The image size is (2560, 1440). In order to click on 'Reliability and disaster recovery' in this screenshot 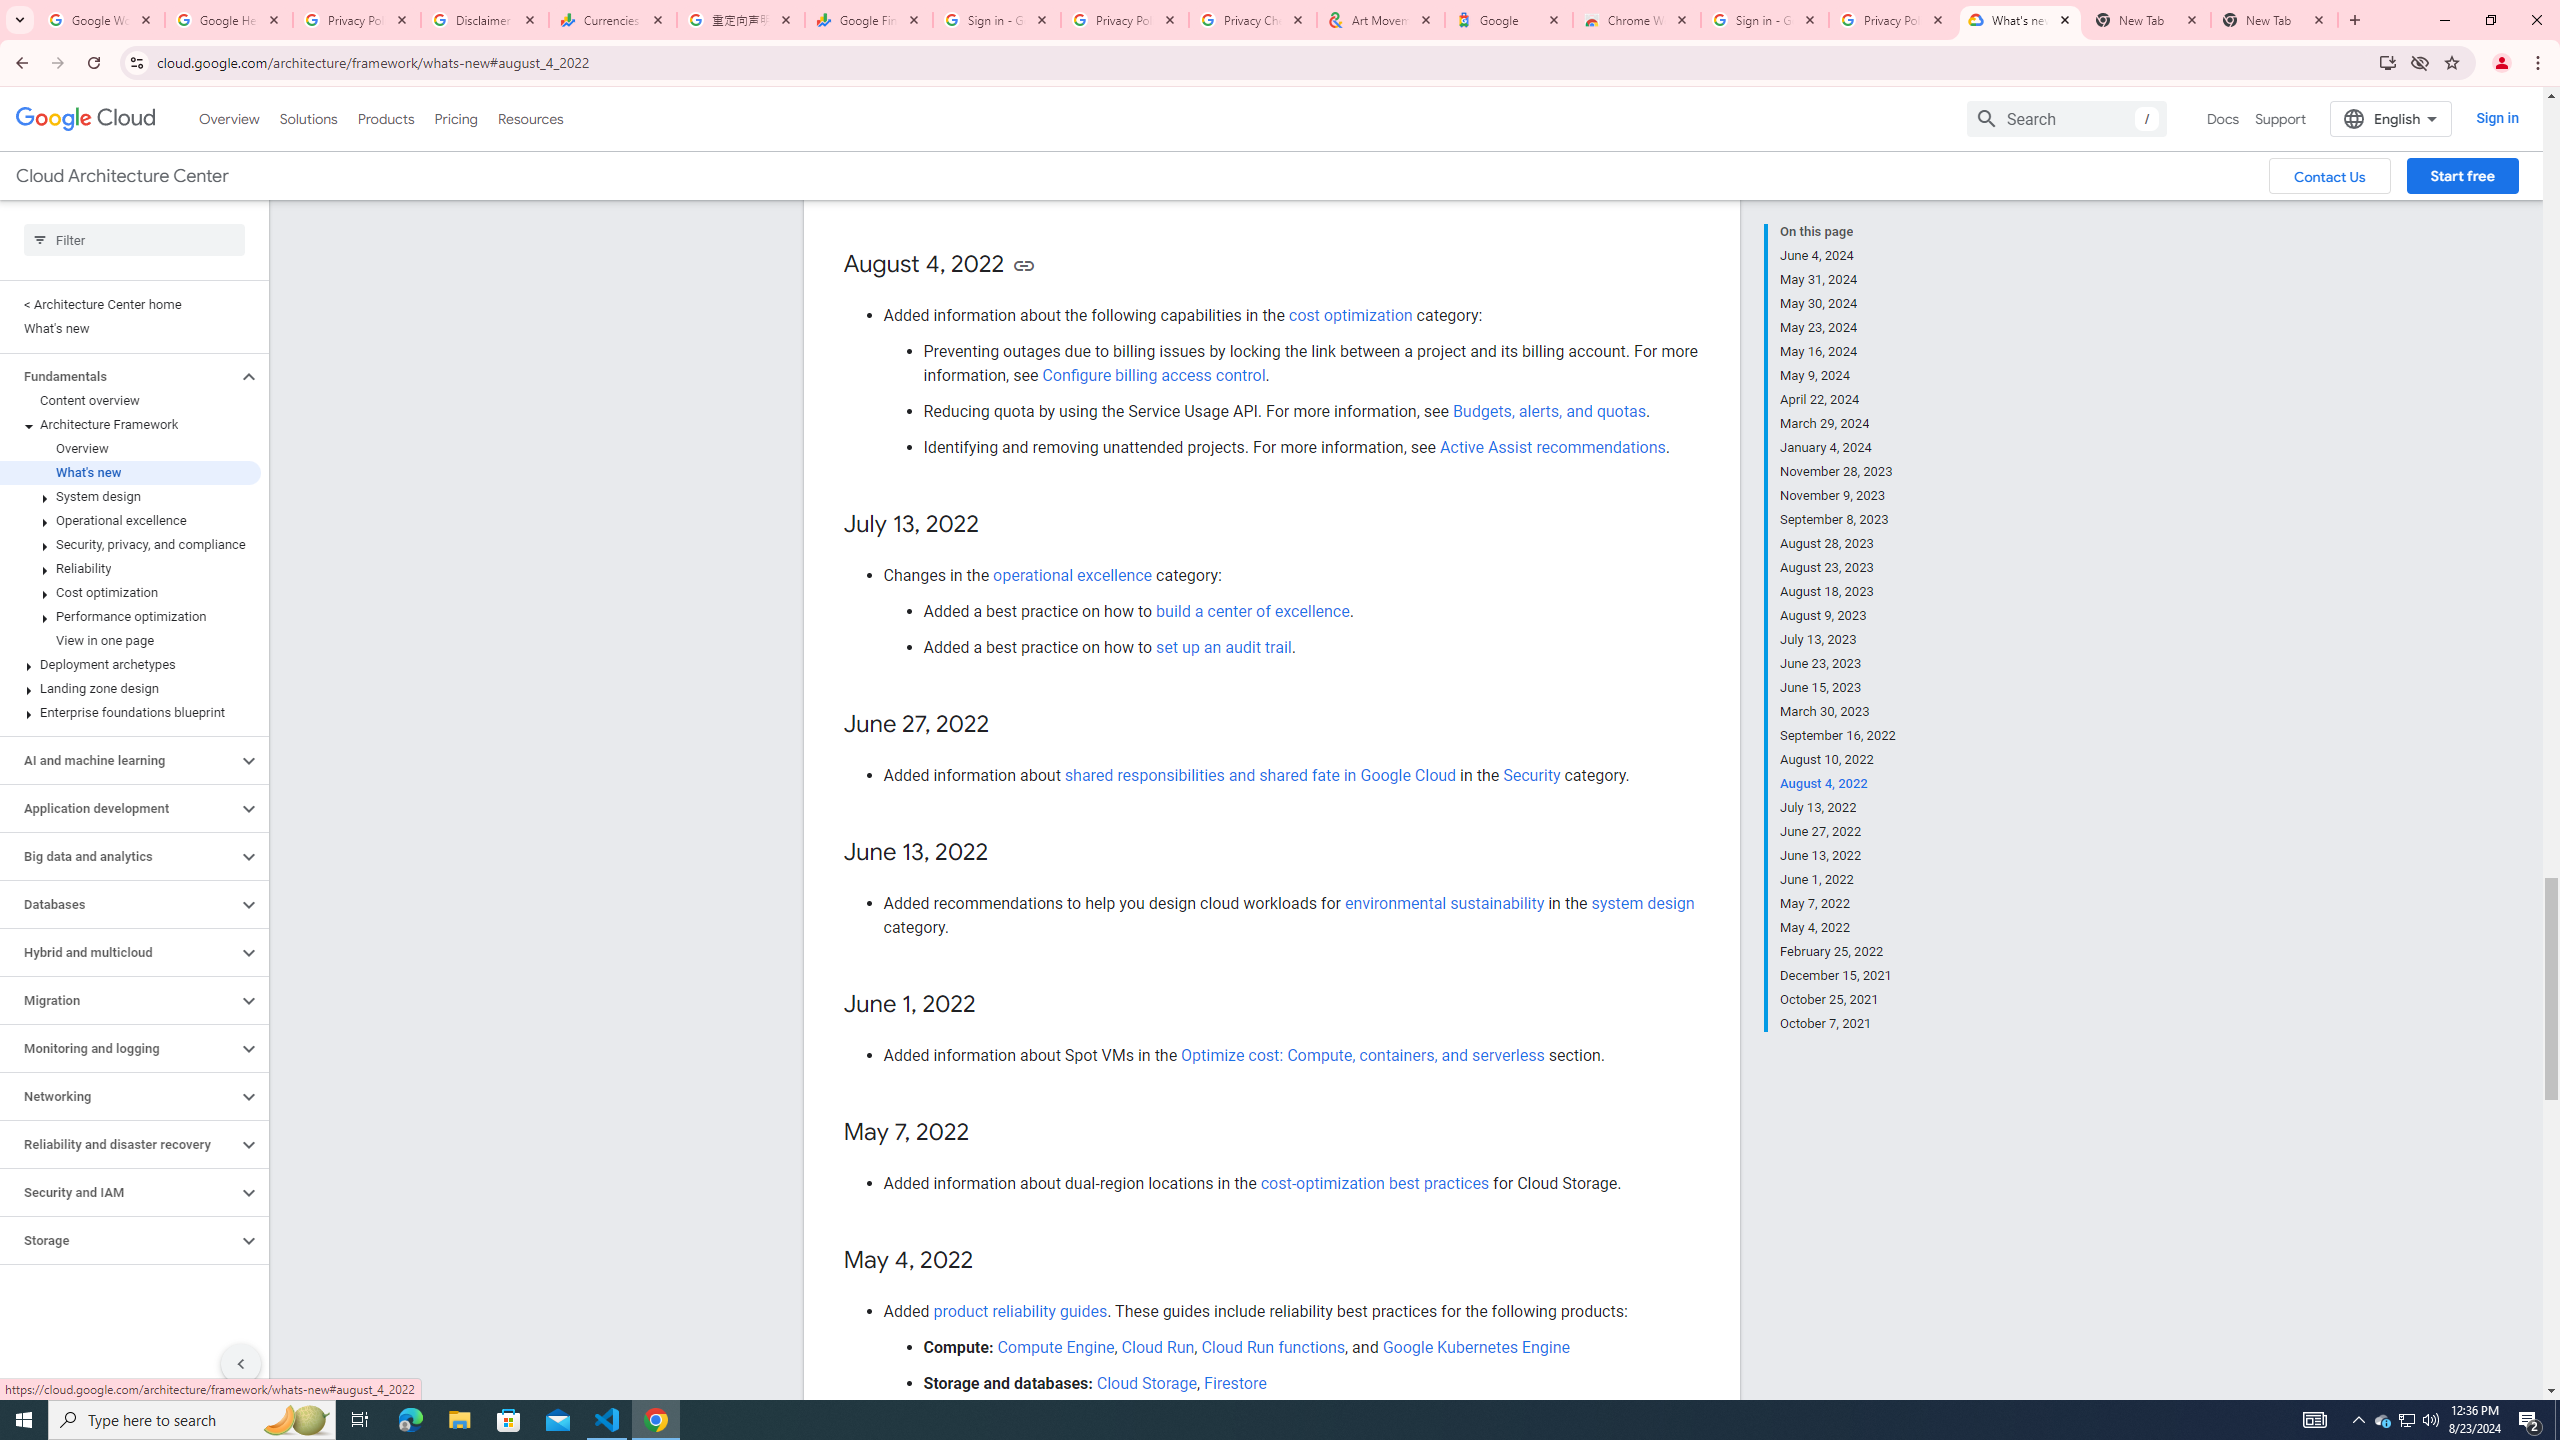, I will do `click(118, 1144)`.